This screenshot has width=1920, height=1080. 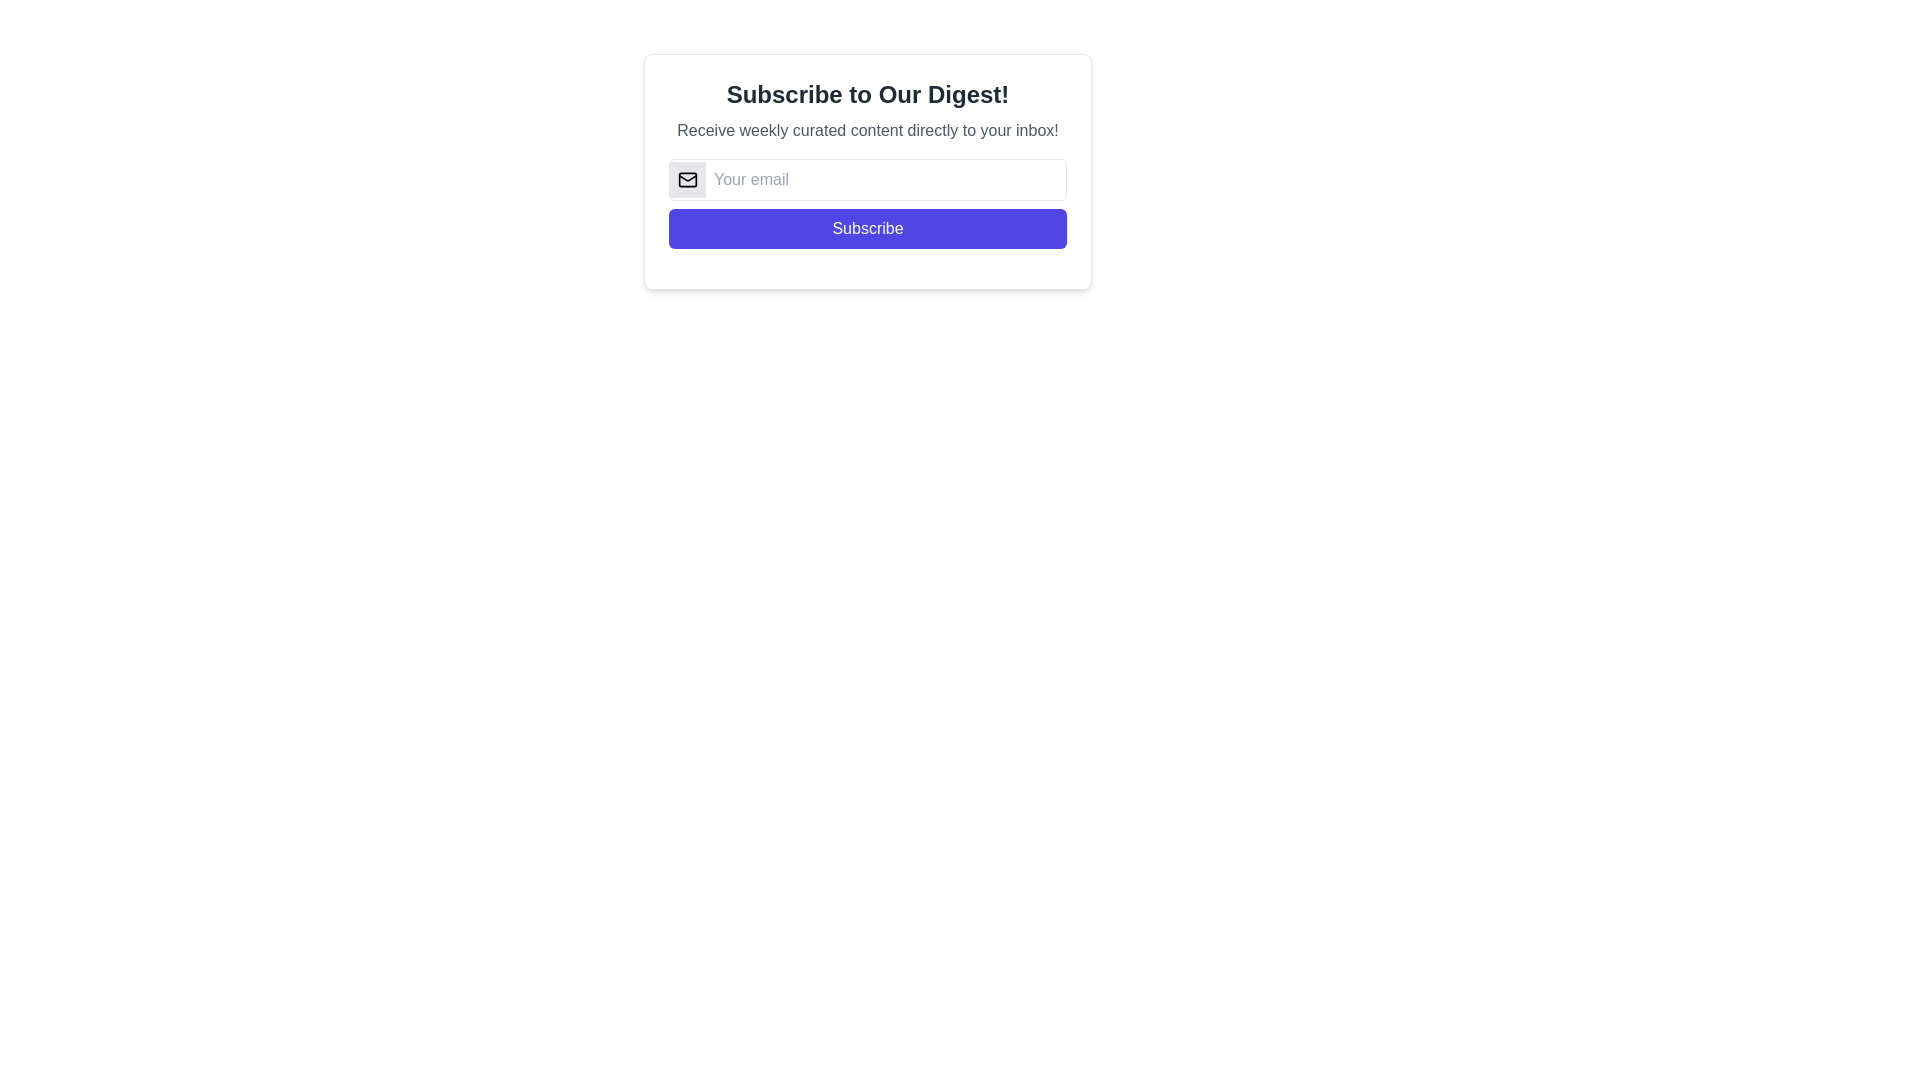 What do you see at coordinates (687, 180) in the screenshot?
I see `the envelope icon associated with email, which is positioned to the left of the 'Your email' text input field` at bounding box center [687, 180].